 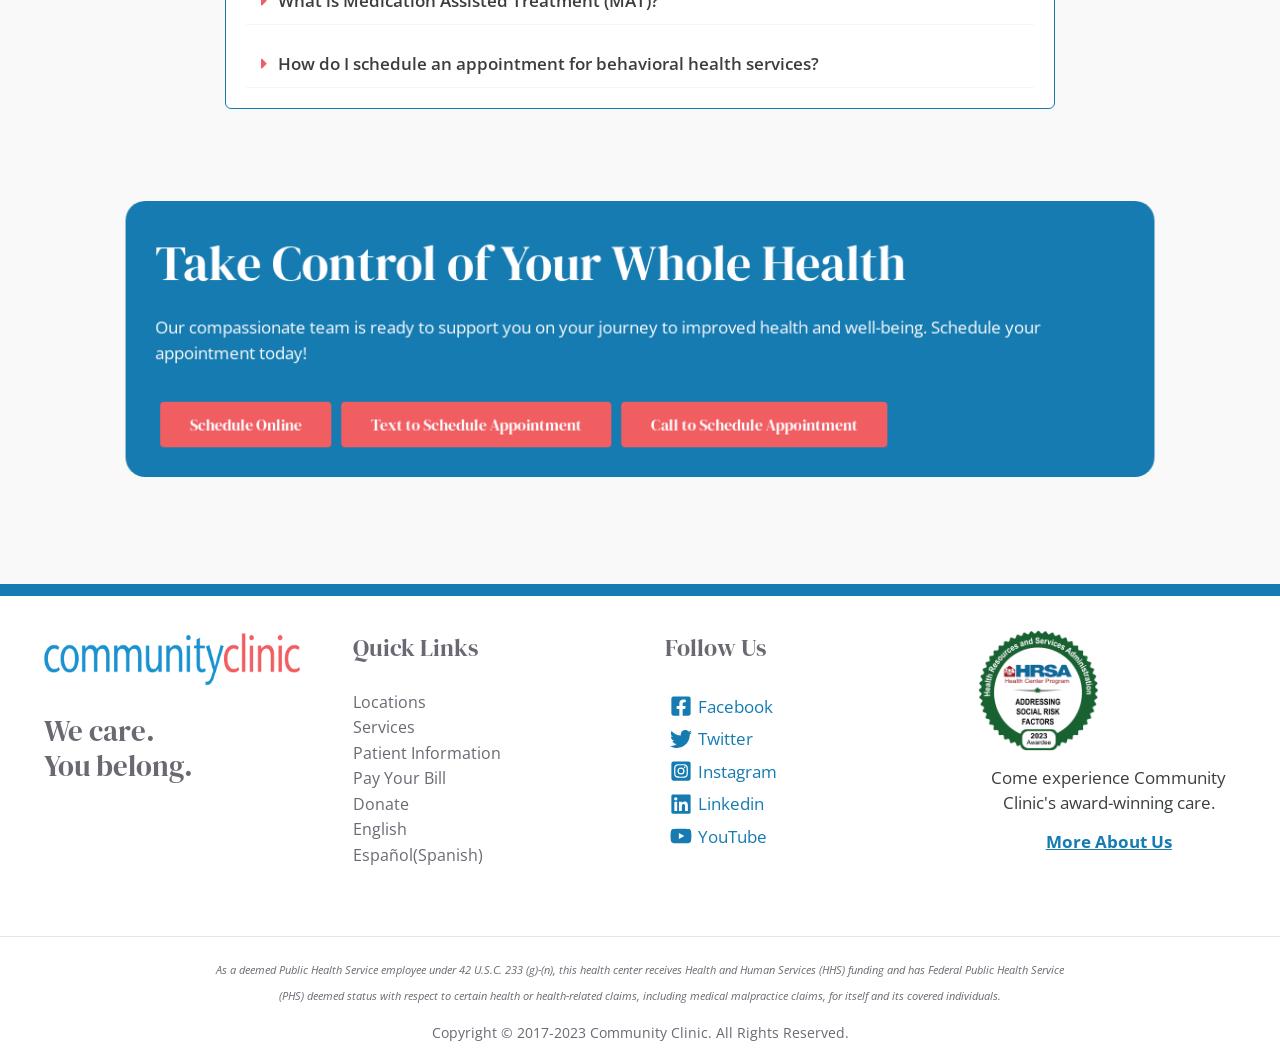 What do you see at coordinates (715, 646) in the screenshot?
I see `'Follow Us'` at bounding box center [715, 646].